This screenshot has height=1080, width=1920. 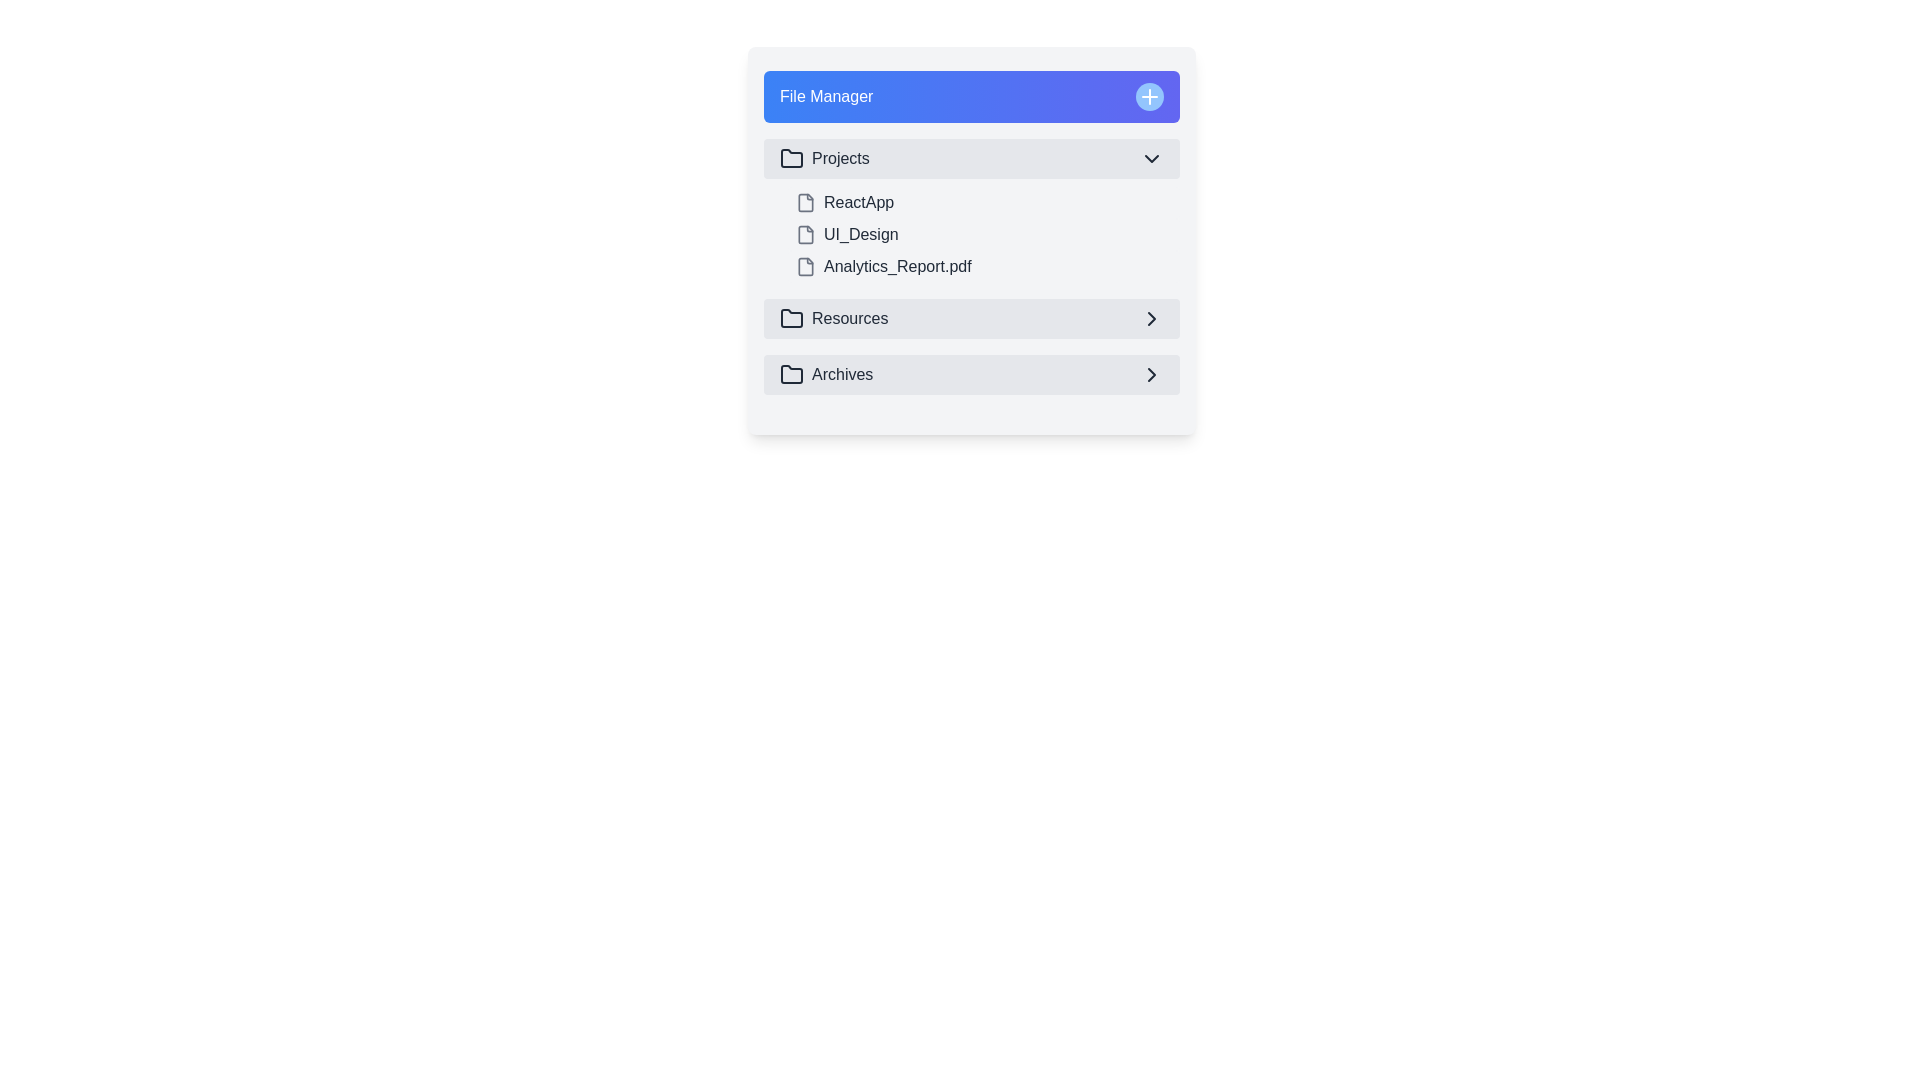 What do you see at coordinates (791, 374) in the screenshot?
I see `the folder icon representing the 'Archives' section located towards the bottom of the file manager panel` at bounding box center [791, 374].